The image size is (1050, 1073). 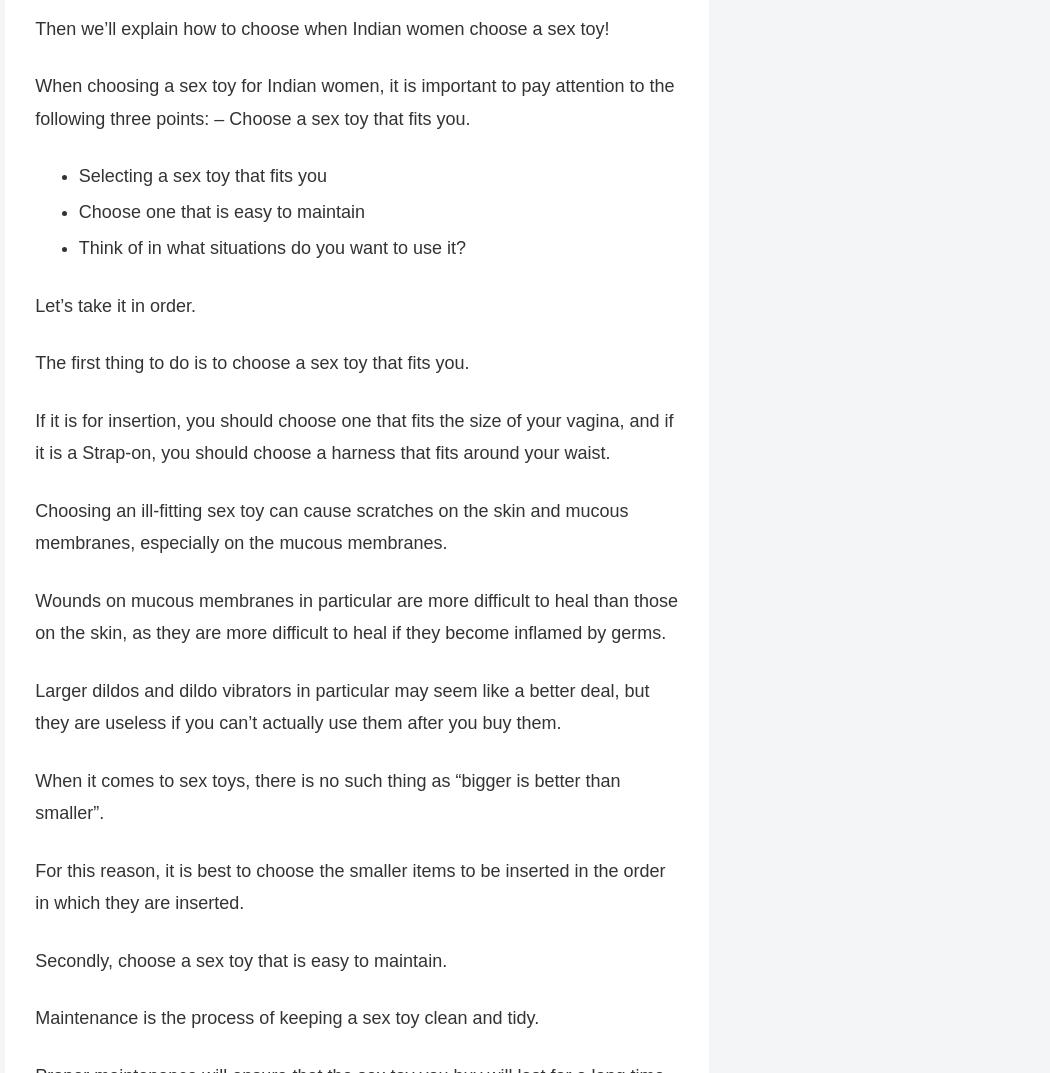 I want to click on 'Larger dildos and dildo vibrators in particular may seem like a better deal, but they are useless if you can’t actually use them after you buy them.', so click(x=340, y=708).